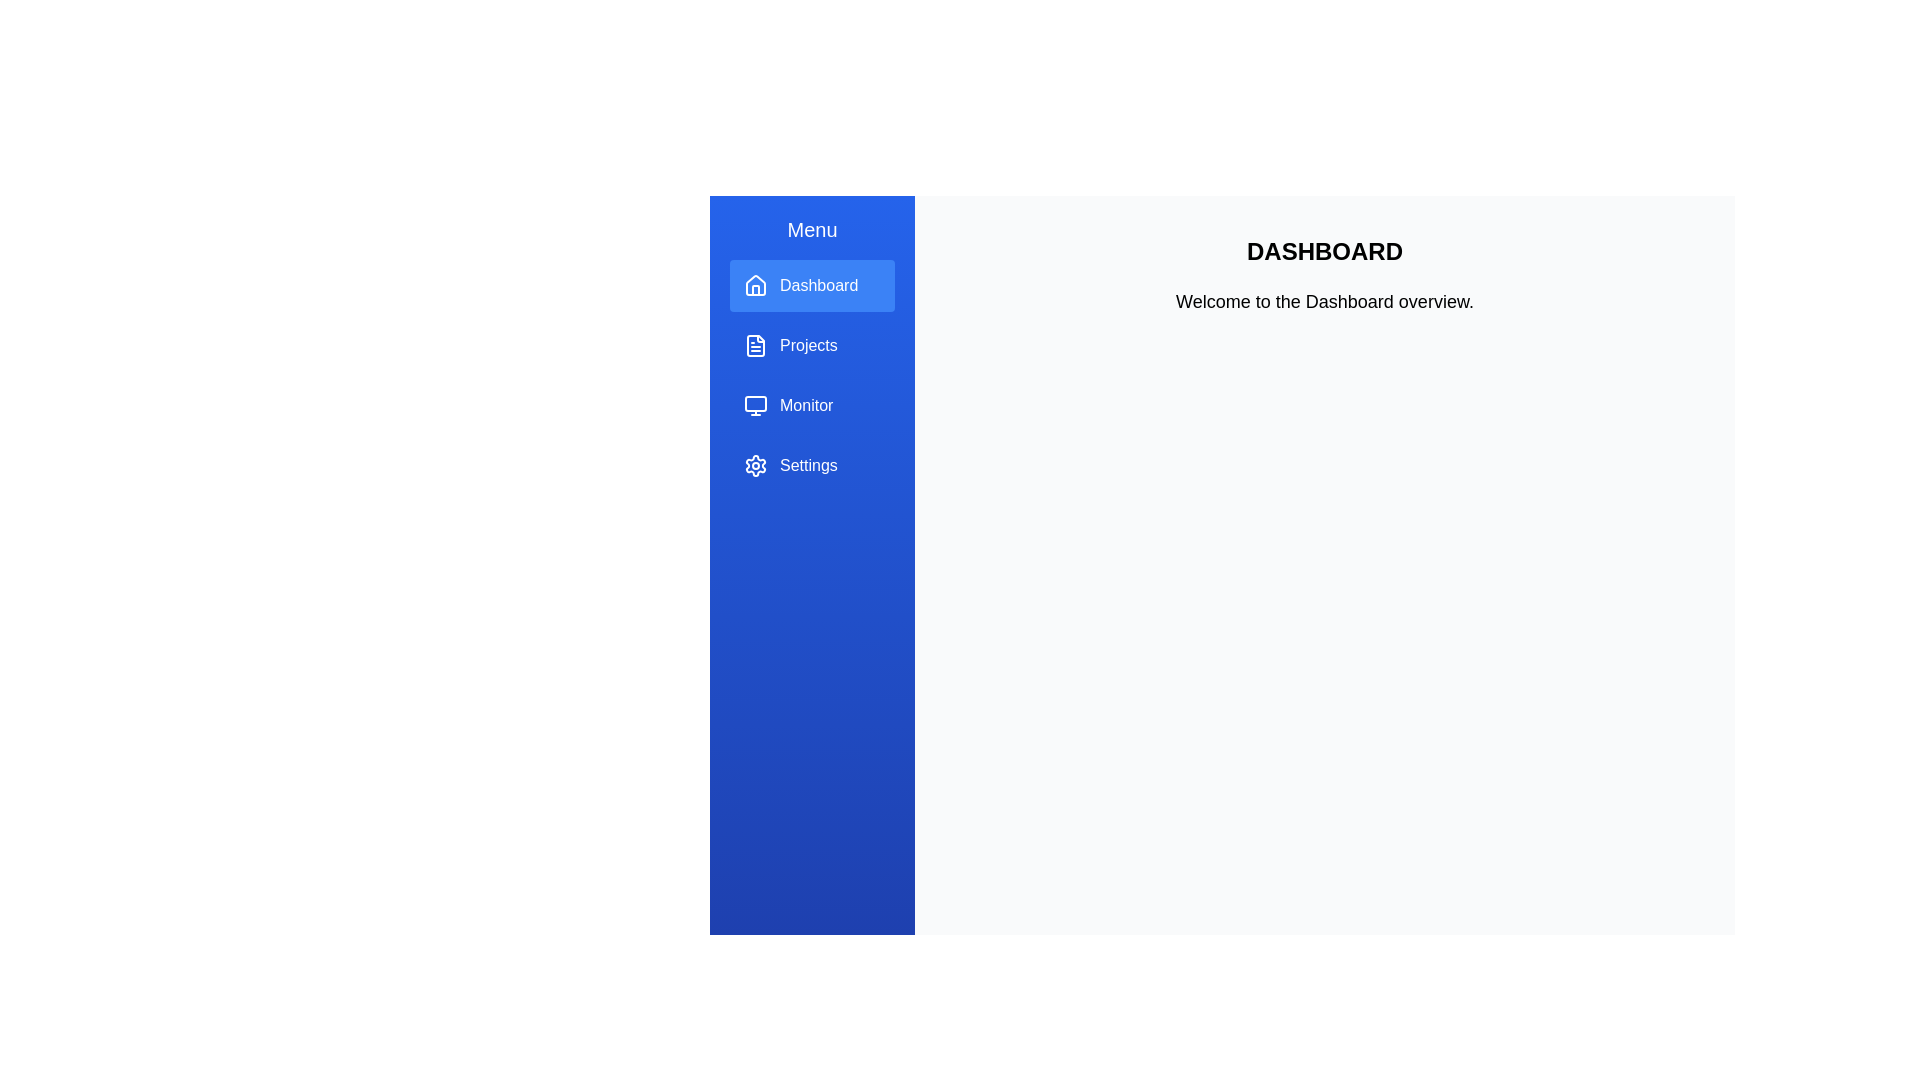  Describe the element at coordinates (808, 466) in the screenshot. I see `the 'Settings' text label in the blue sidebar` at that location.